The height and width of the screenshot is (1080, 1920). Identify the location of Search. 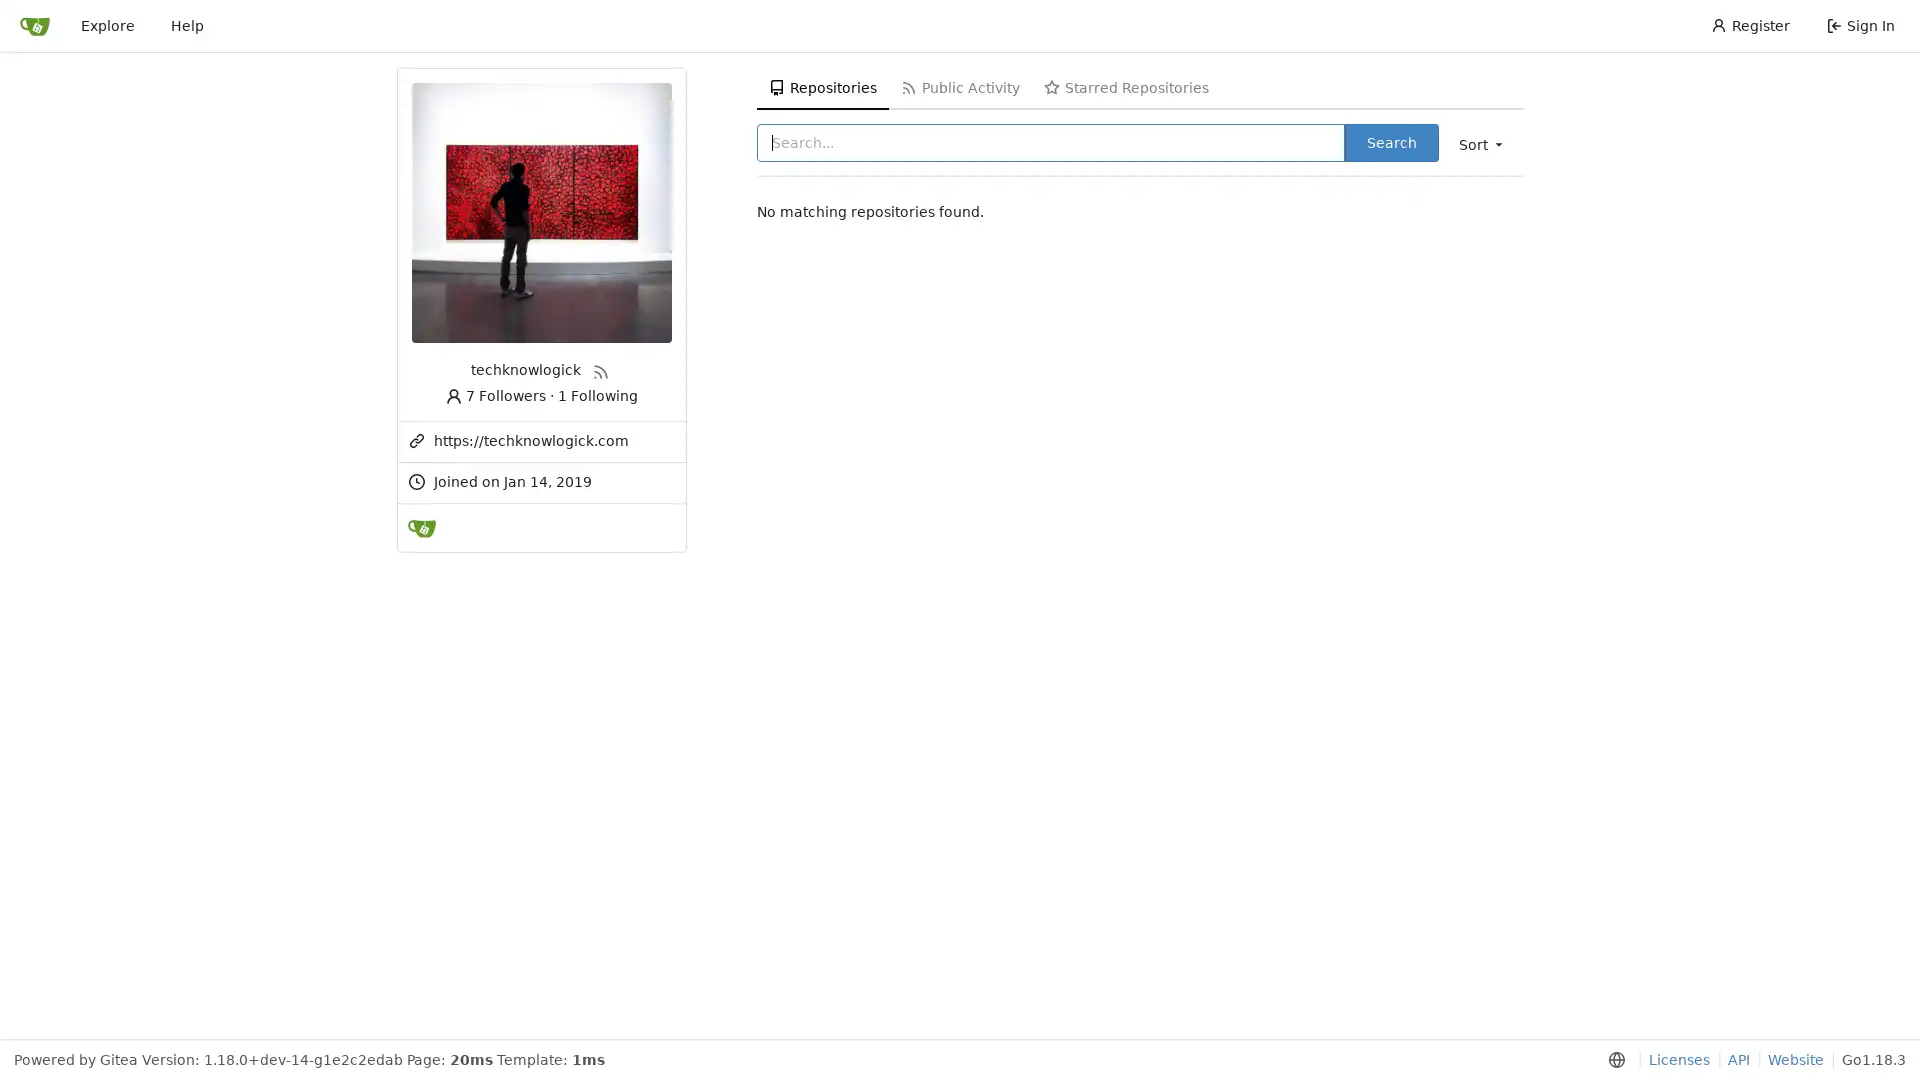
(1390, 141).